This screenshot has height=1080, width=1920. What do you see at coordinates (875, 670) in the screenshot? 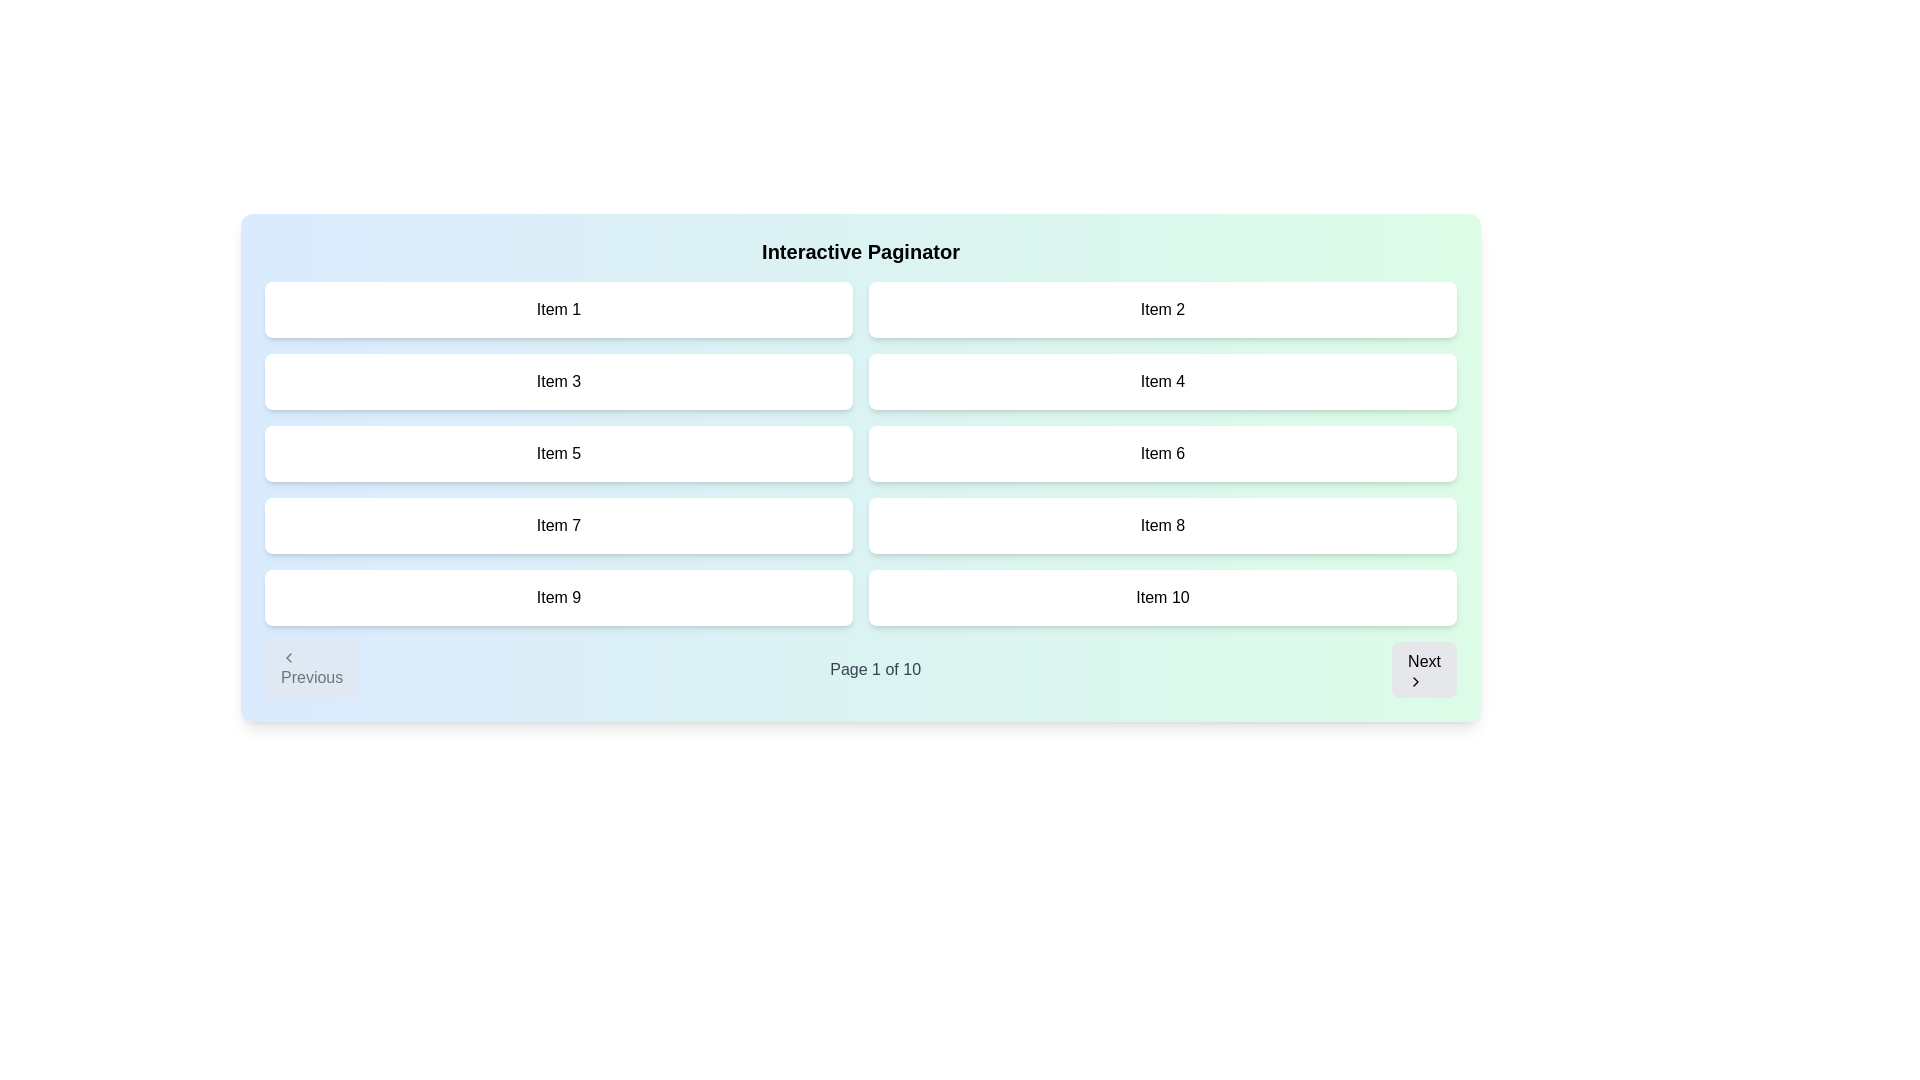
I see `the text label displaying 'Page 1 of 10' which is styled in gray and located between the 'Previous' and 'Next' buttons in the navigation panel` at bounding box center [875, 670].